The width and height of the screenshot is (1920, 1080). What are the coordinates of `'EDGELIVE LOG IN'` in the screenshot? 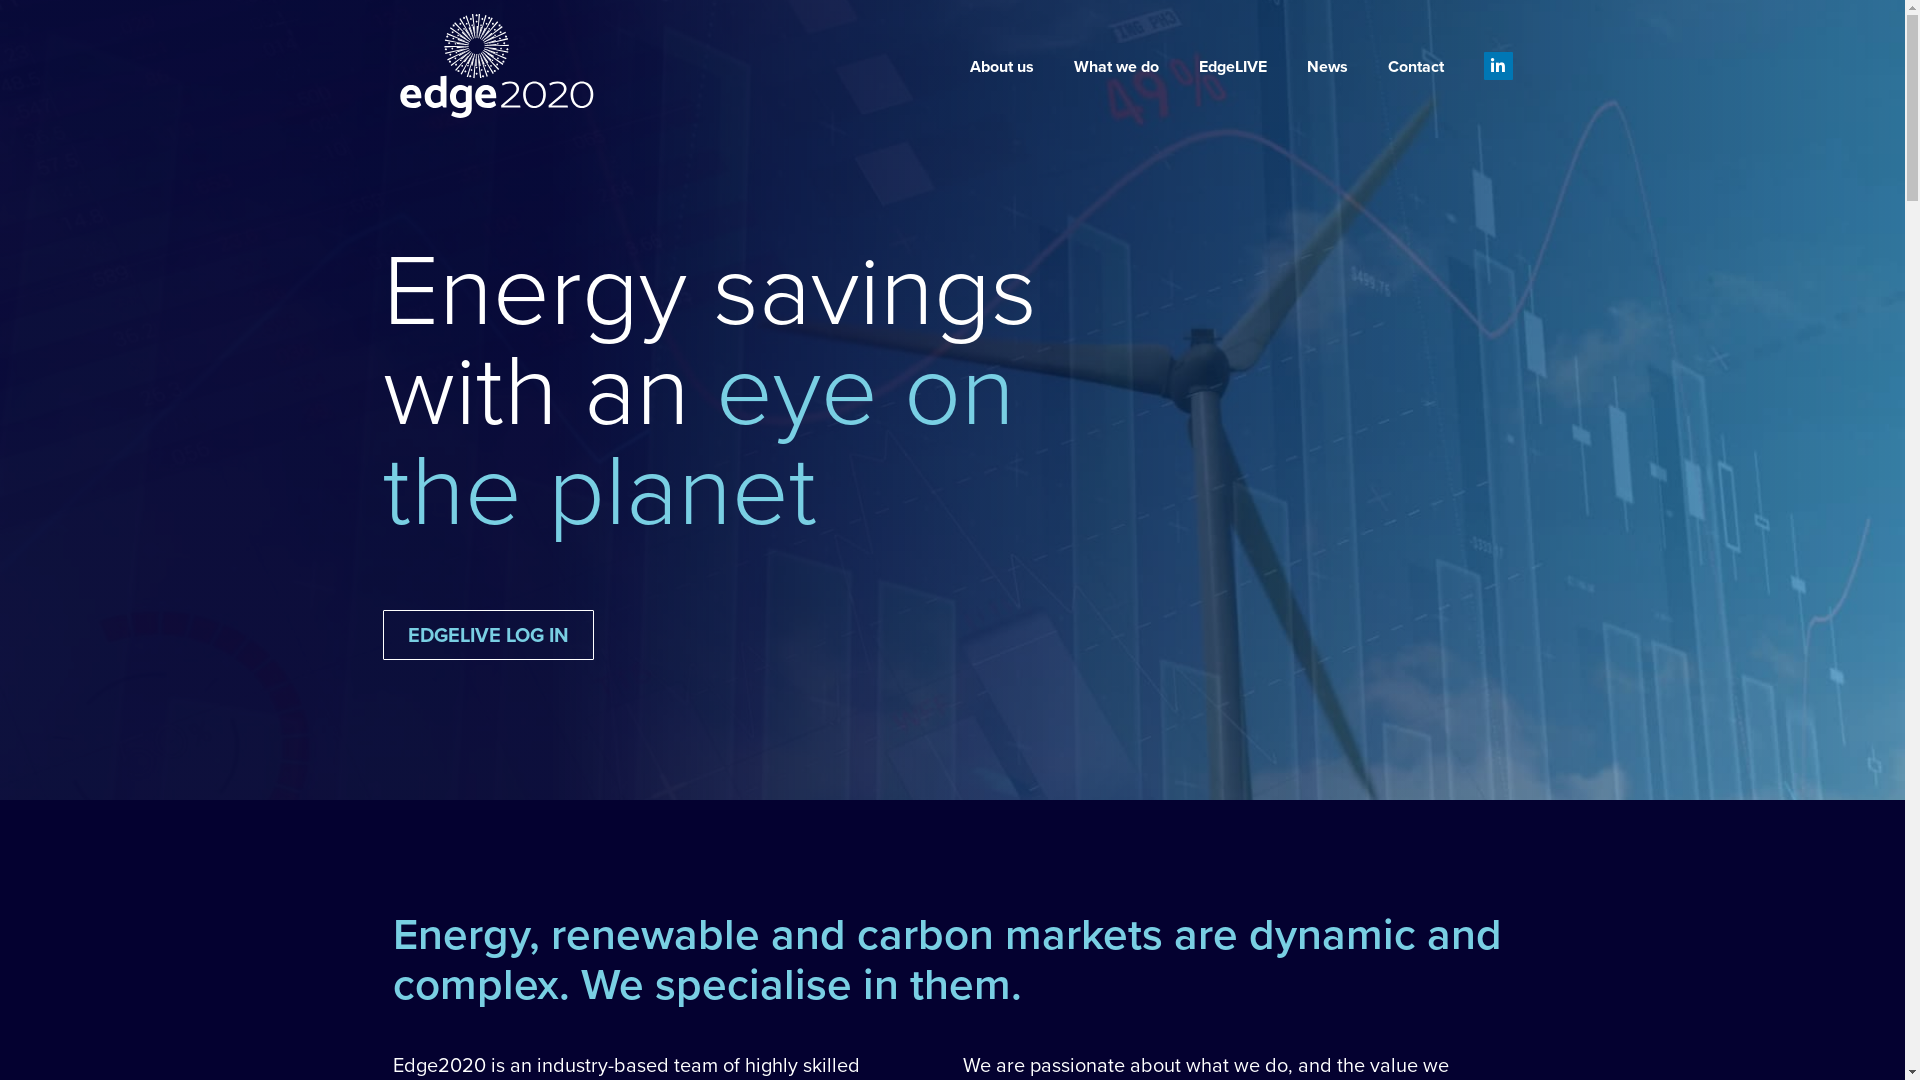 It's located at (487, 635).